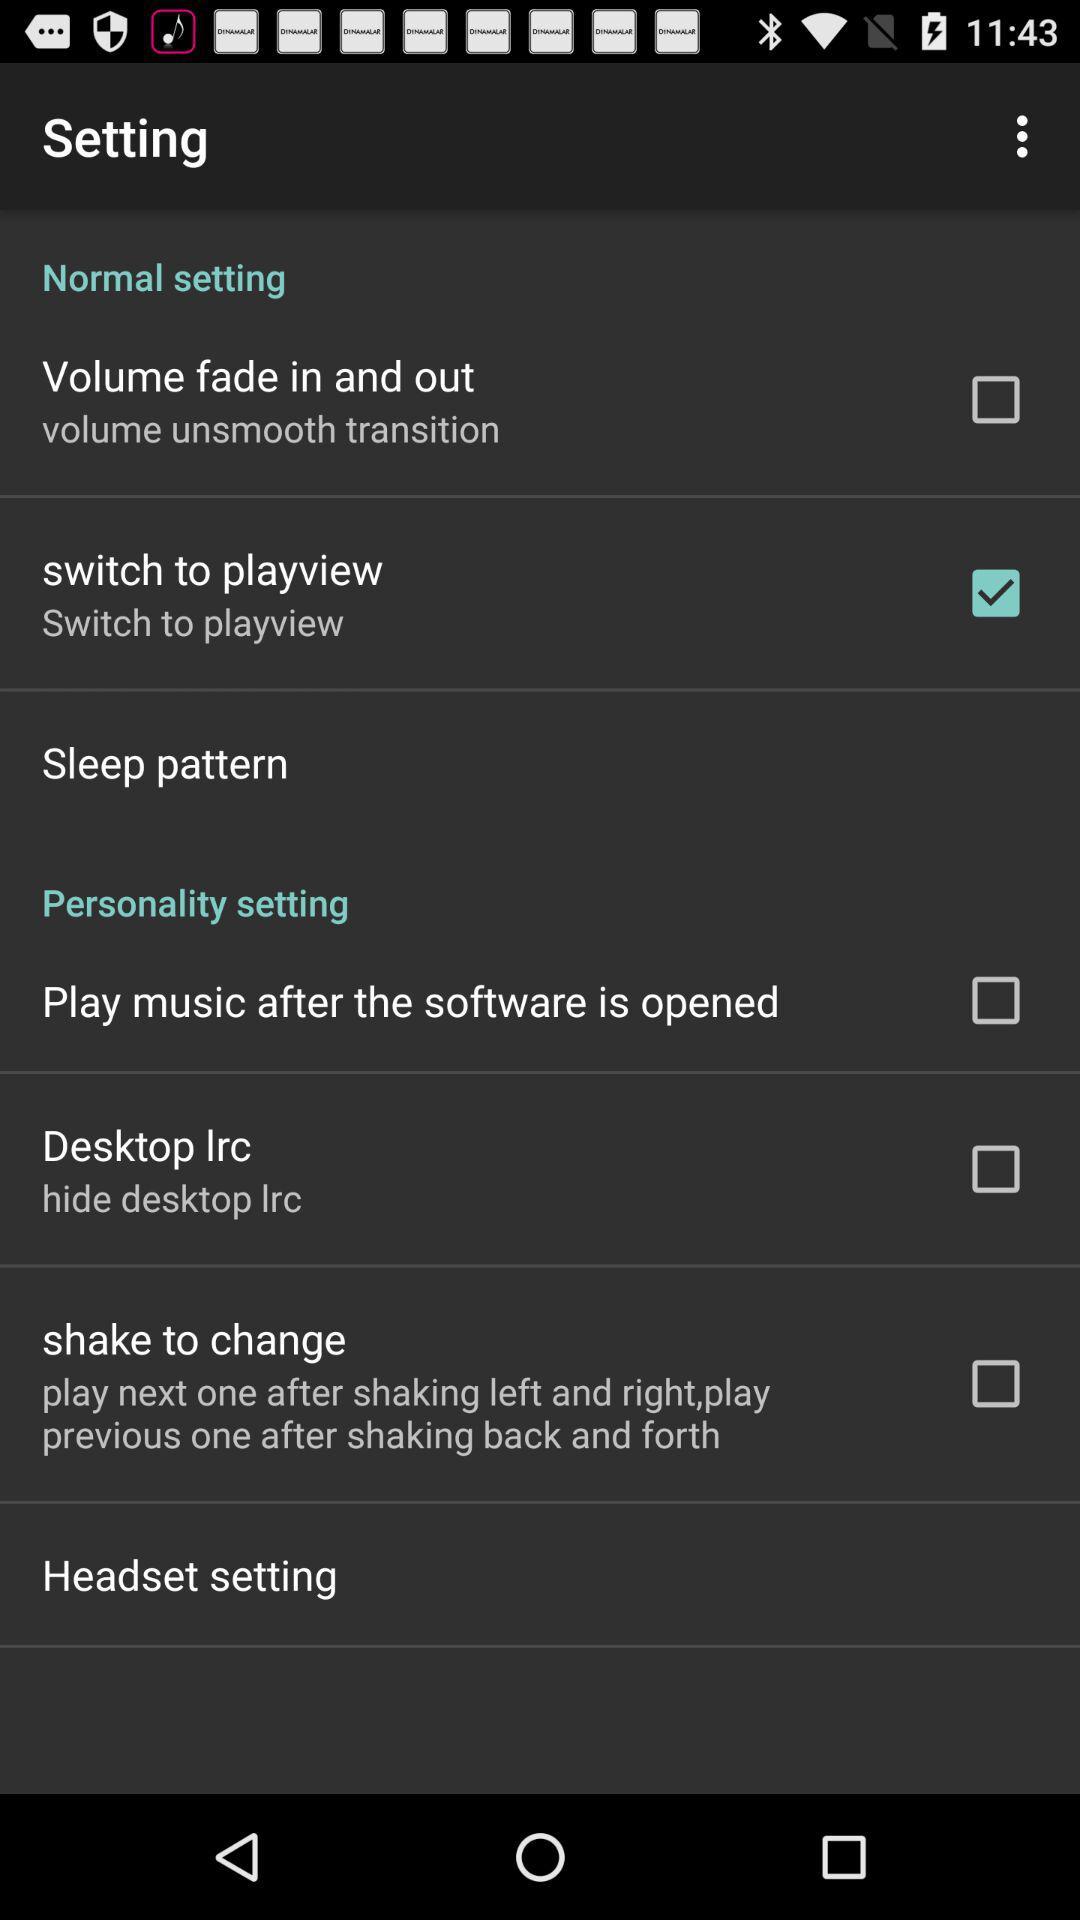  Describe the element at coordinates (540, 254) in the screenshot. I see `normal setting app` at that location.